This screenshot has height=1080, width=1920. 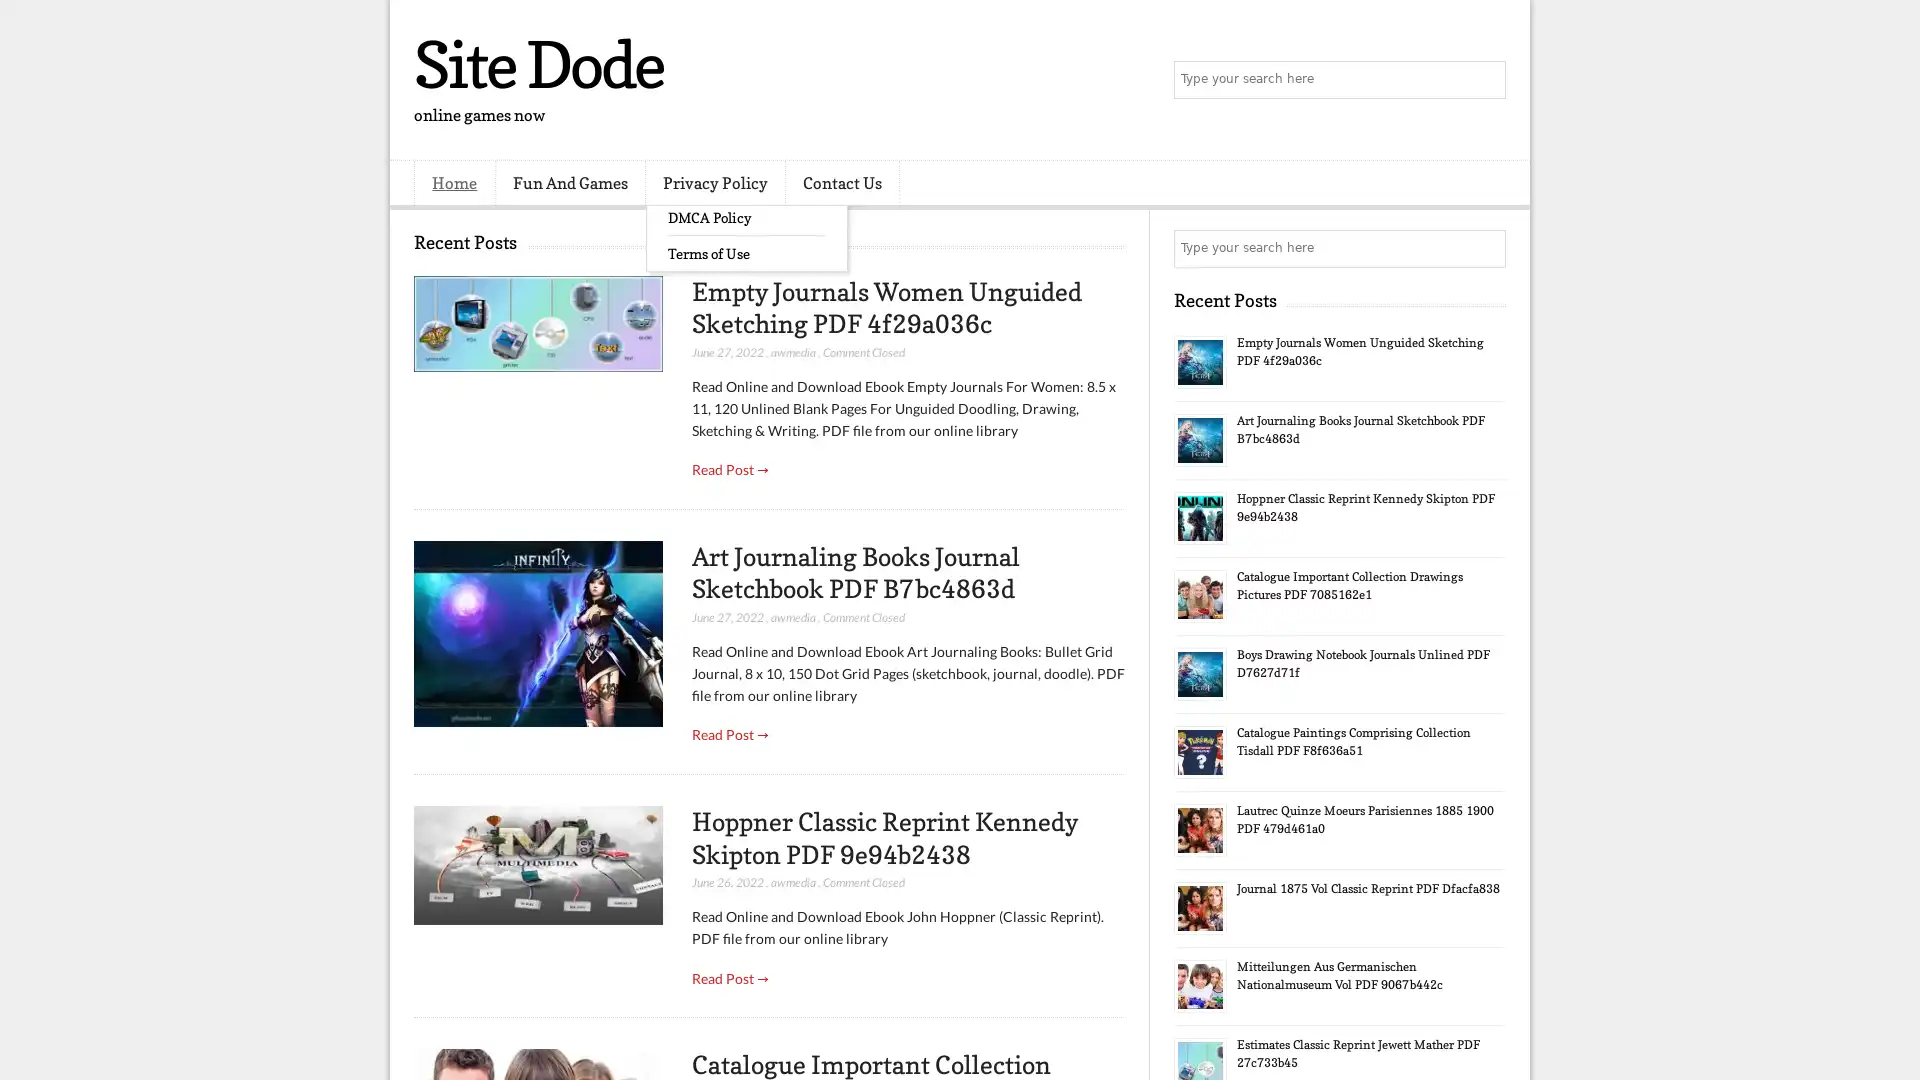 What do you see at coordinates (1485, 248) in the screenshot?
I see `Search` at bounding box center [1485, 248].